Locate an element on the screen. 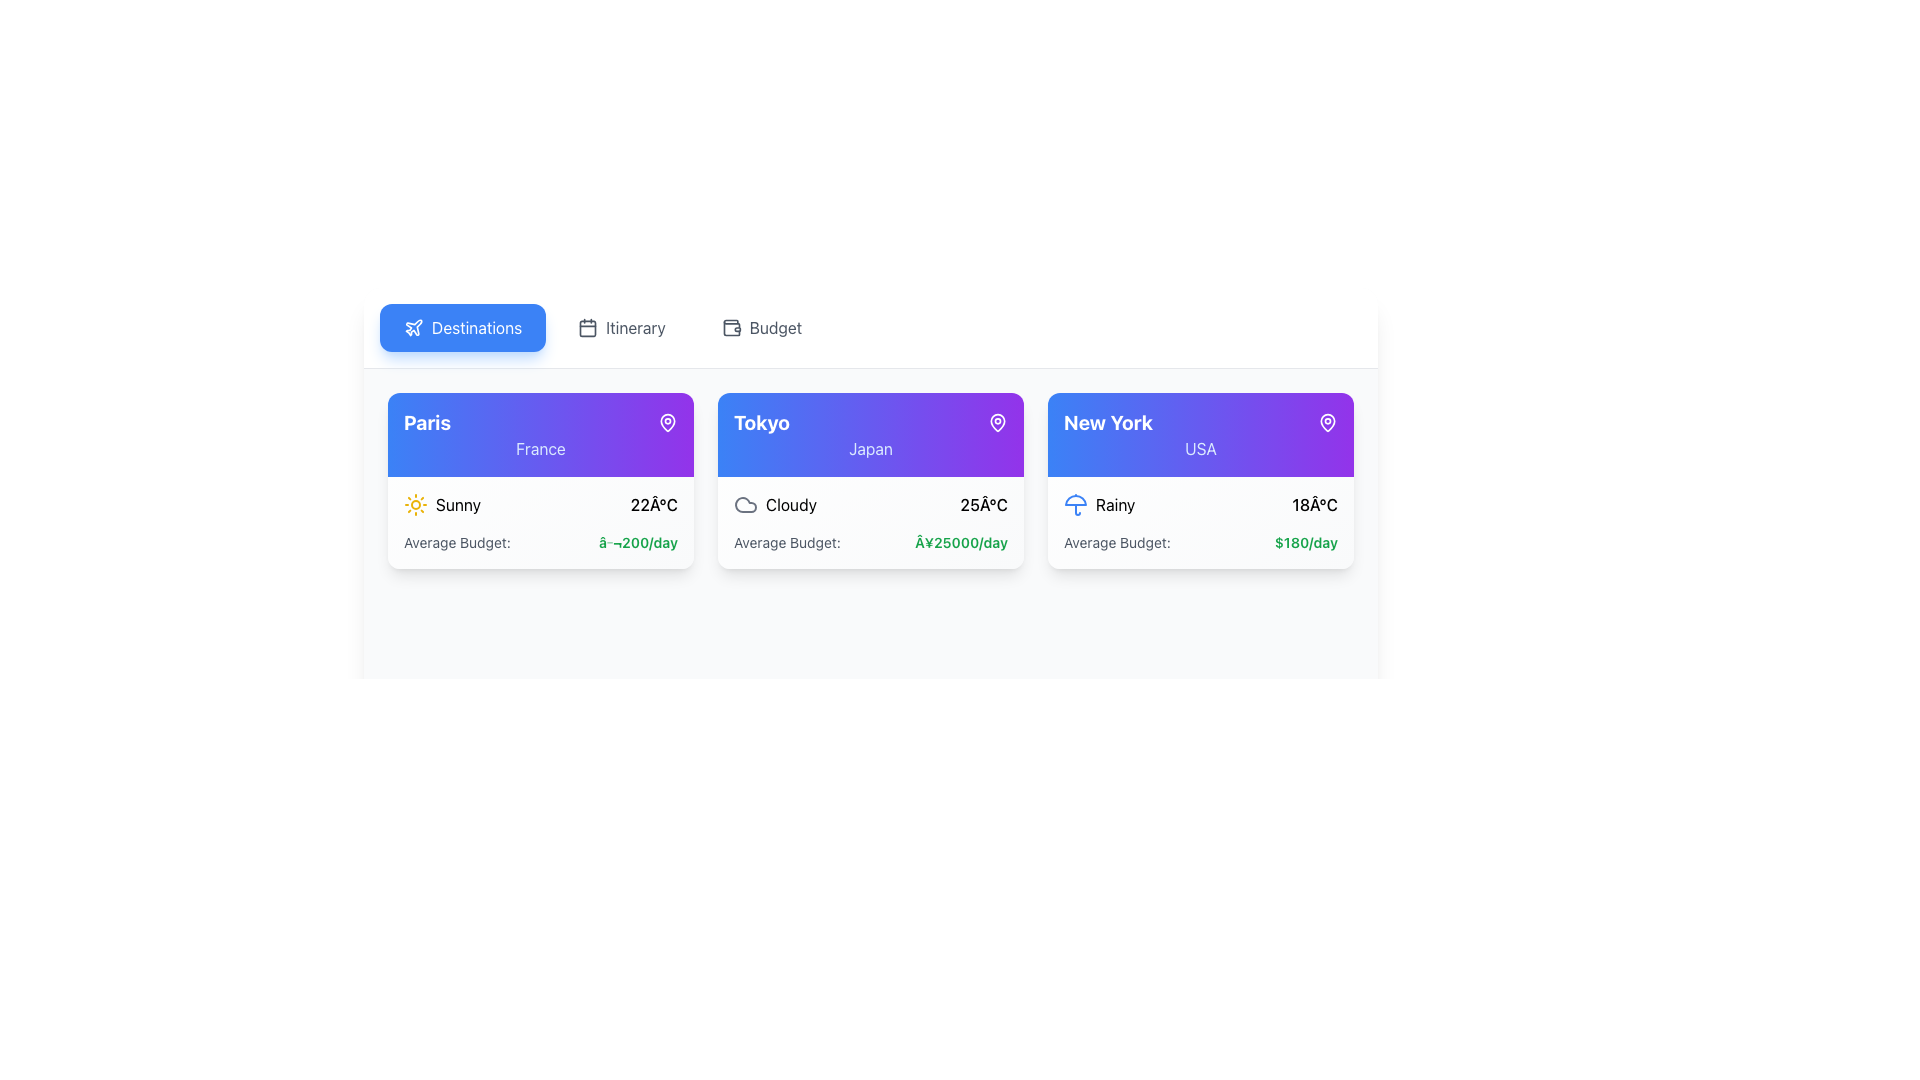 The height and width of the screenshot is (1080, 1920). the 'Itinerary' button located between the 'Destinations' and 'Budget' buttons is located at coordinates (620, 326).